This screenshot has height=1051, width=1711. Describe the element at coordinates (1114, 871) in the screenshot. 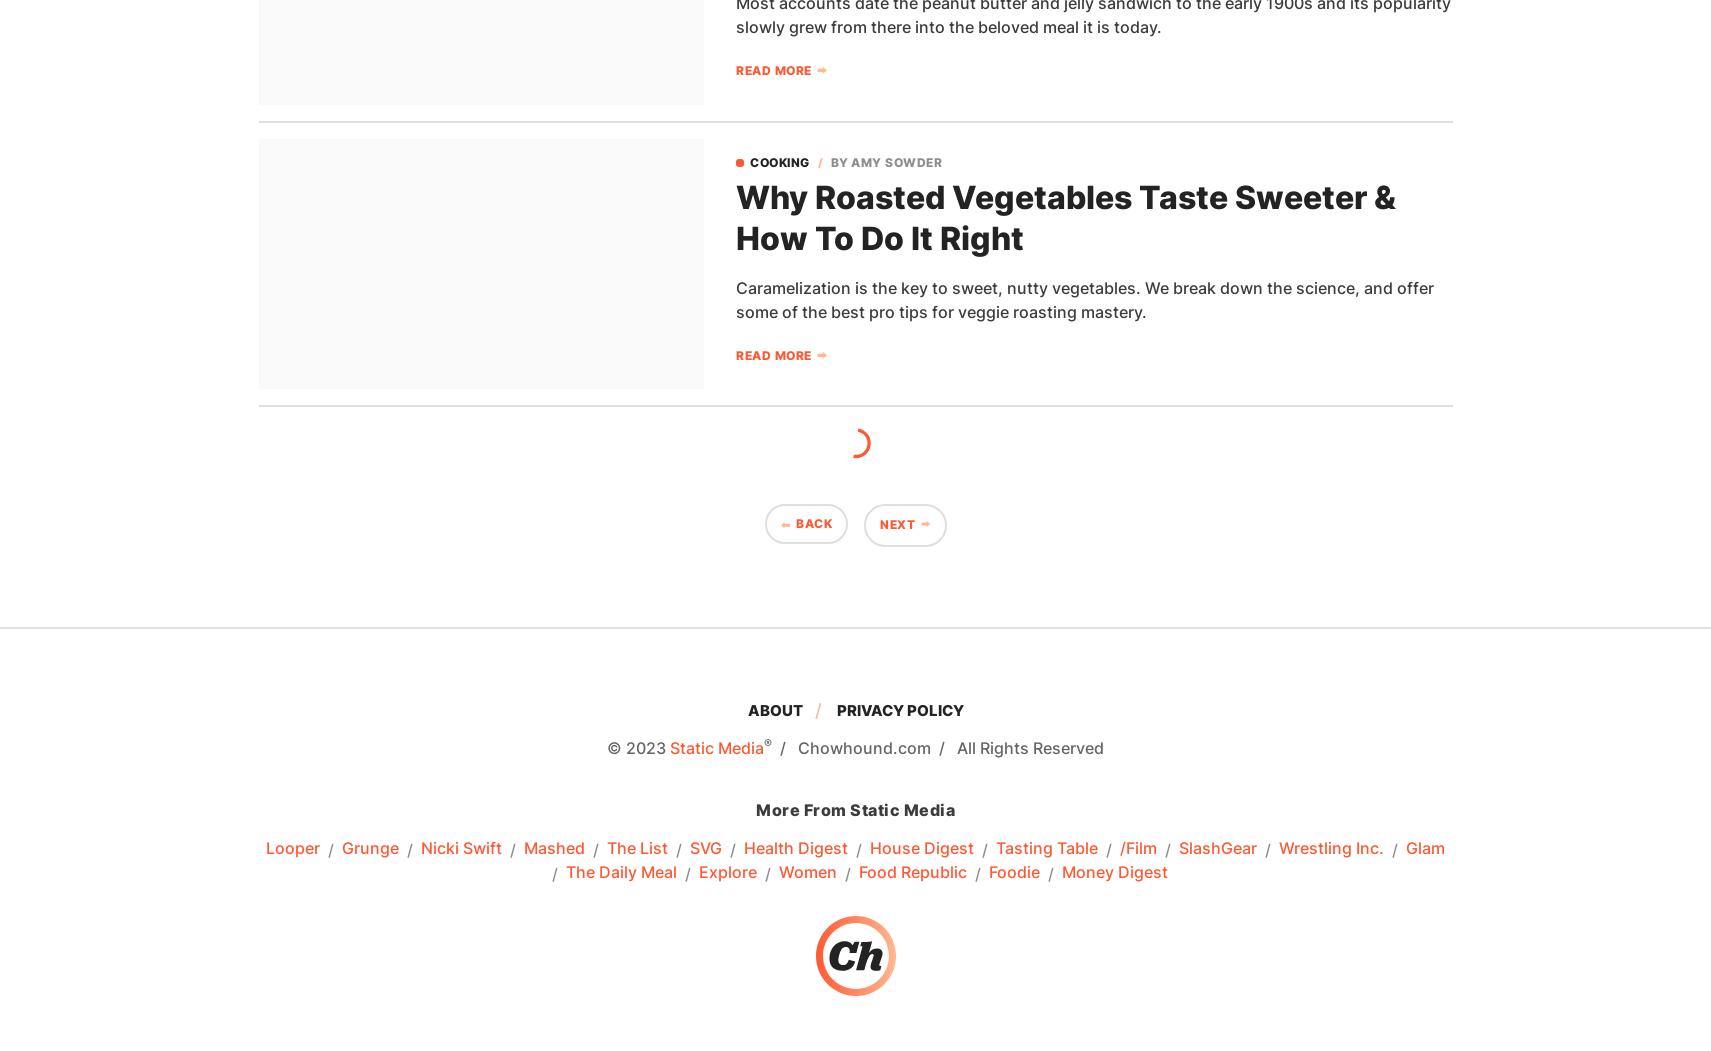

I see `'Money Digest'` at that location.